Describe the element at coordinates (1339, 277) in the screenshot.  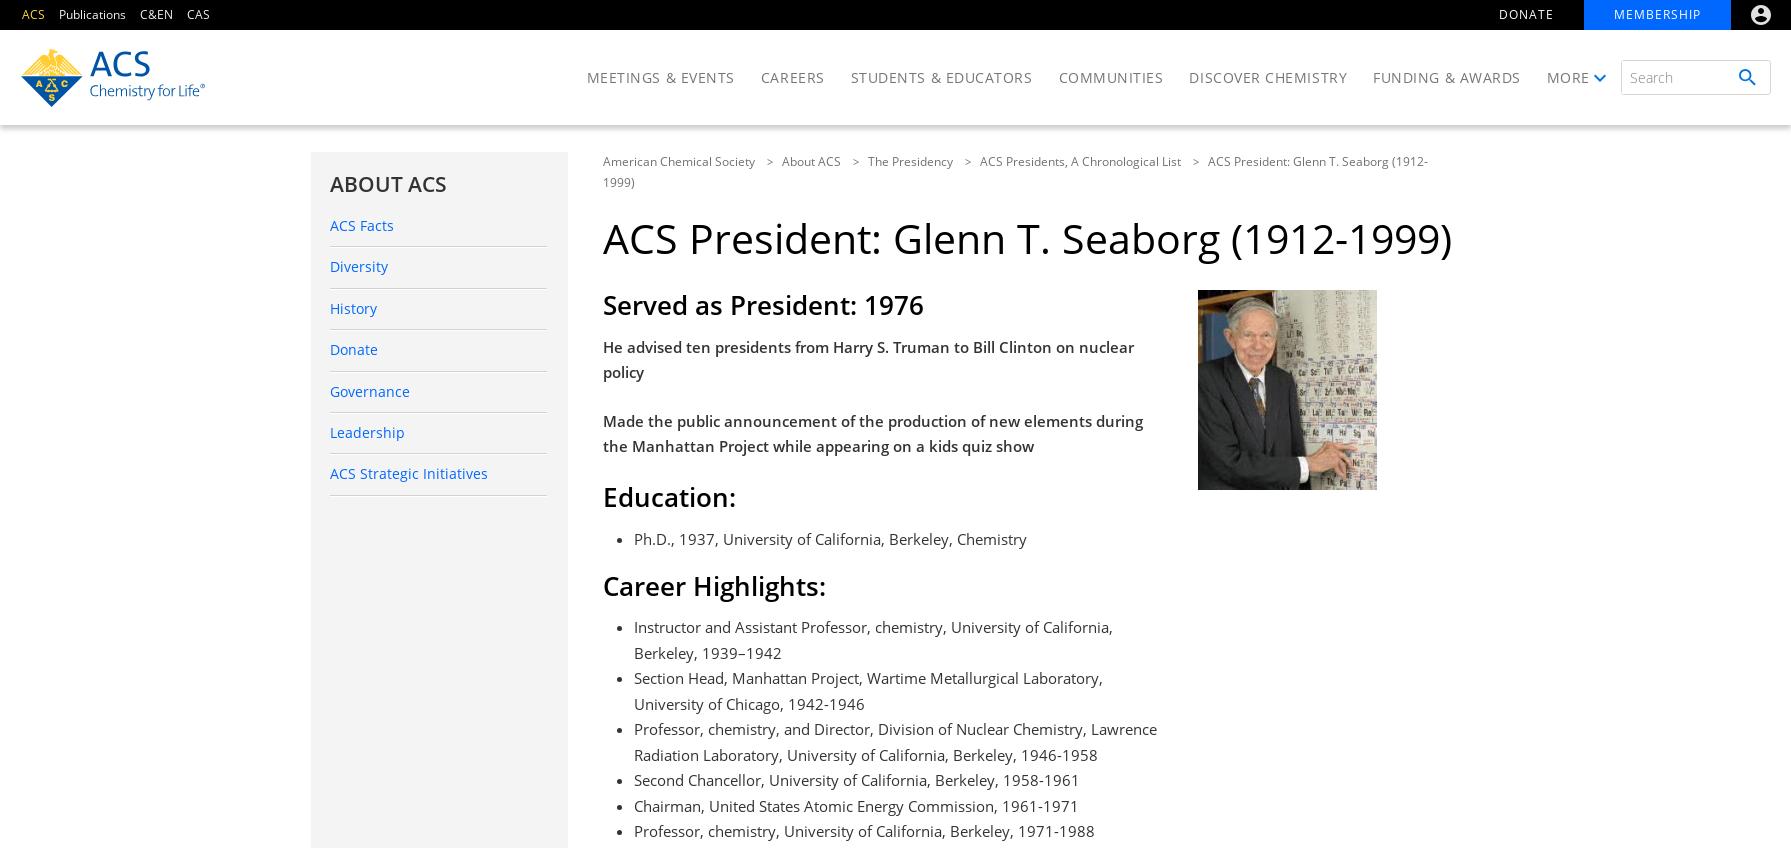
I see `'Chemical & Laboratory Safety'` at that location.